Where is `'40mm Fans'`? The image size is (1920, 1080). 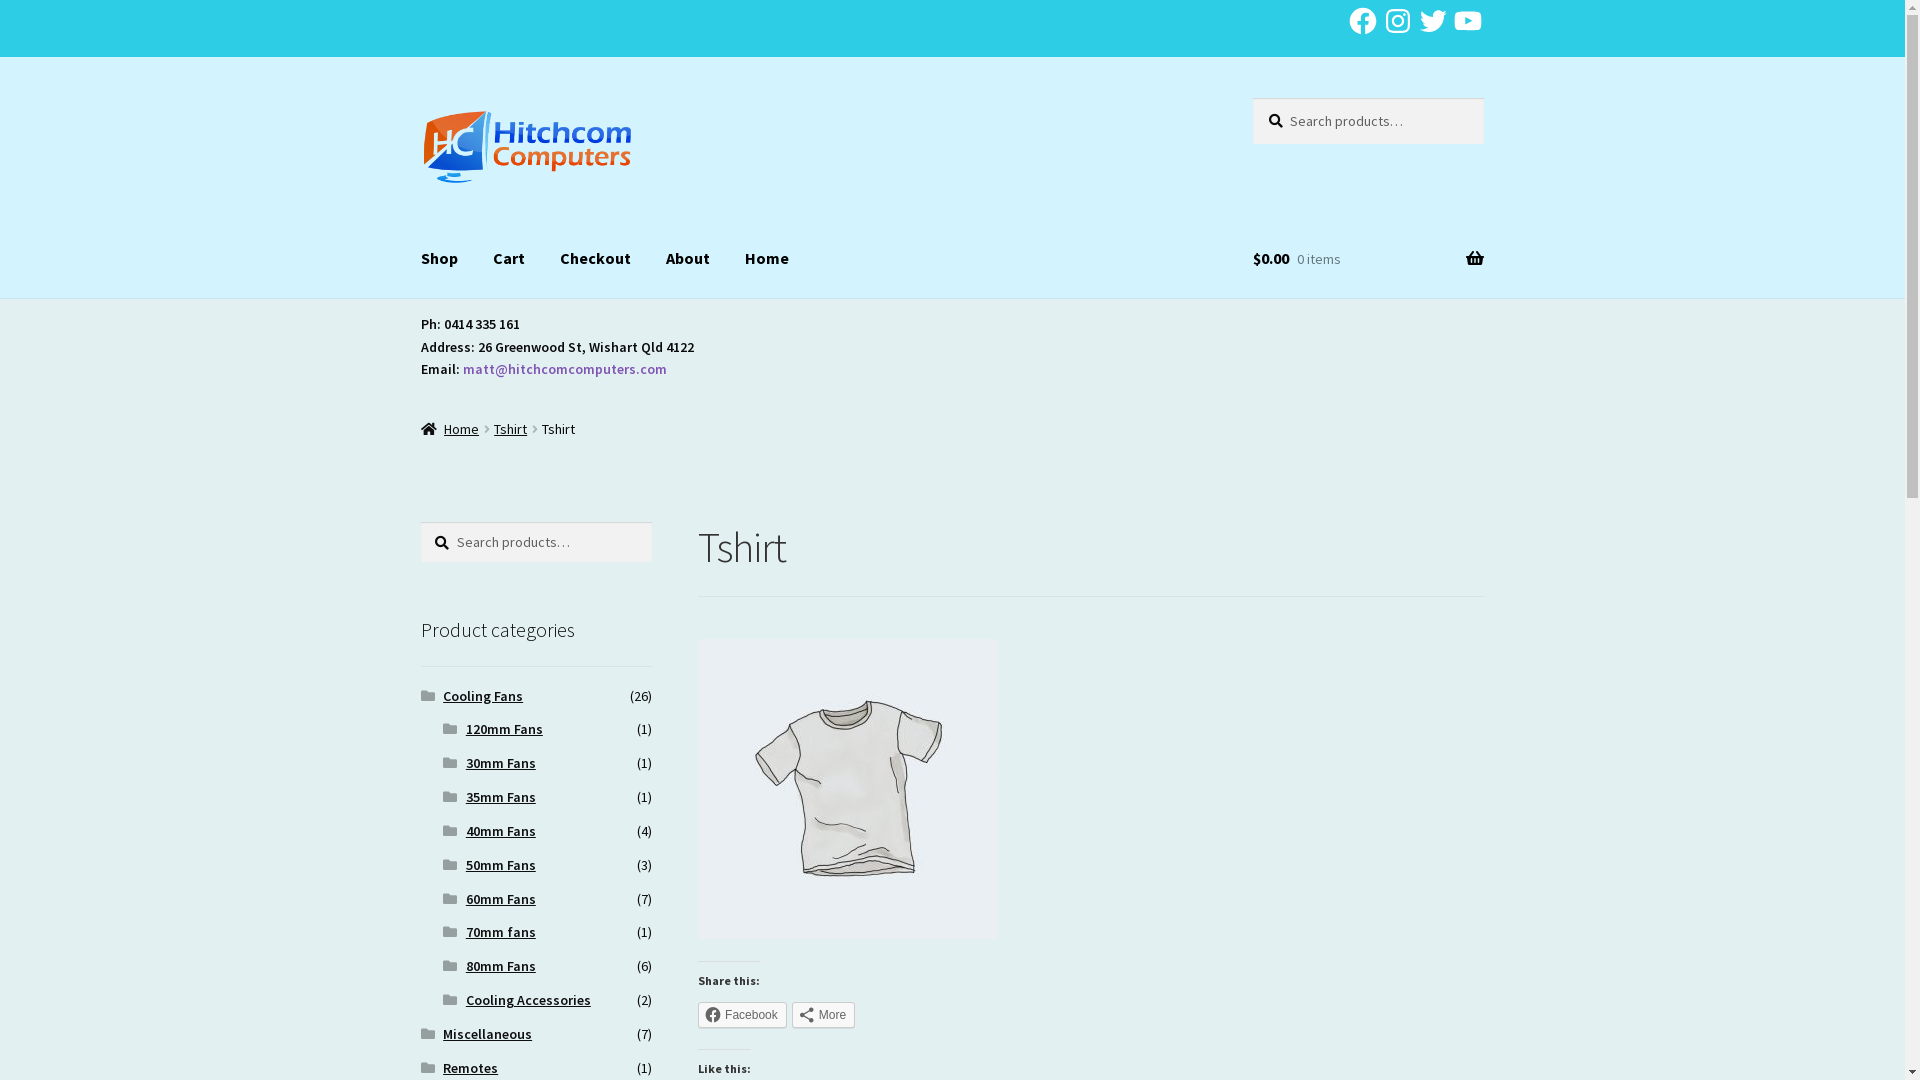 '40mm Fans' is located at coordinates (500, 830).